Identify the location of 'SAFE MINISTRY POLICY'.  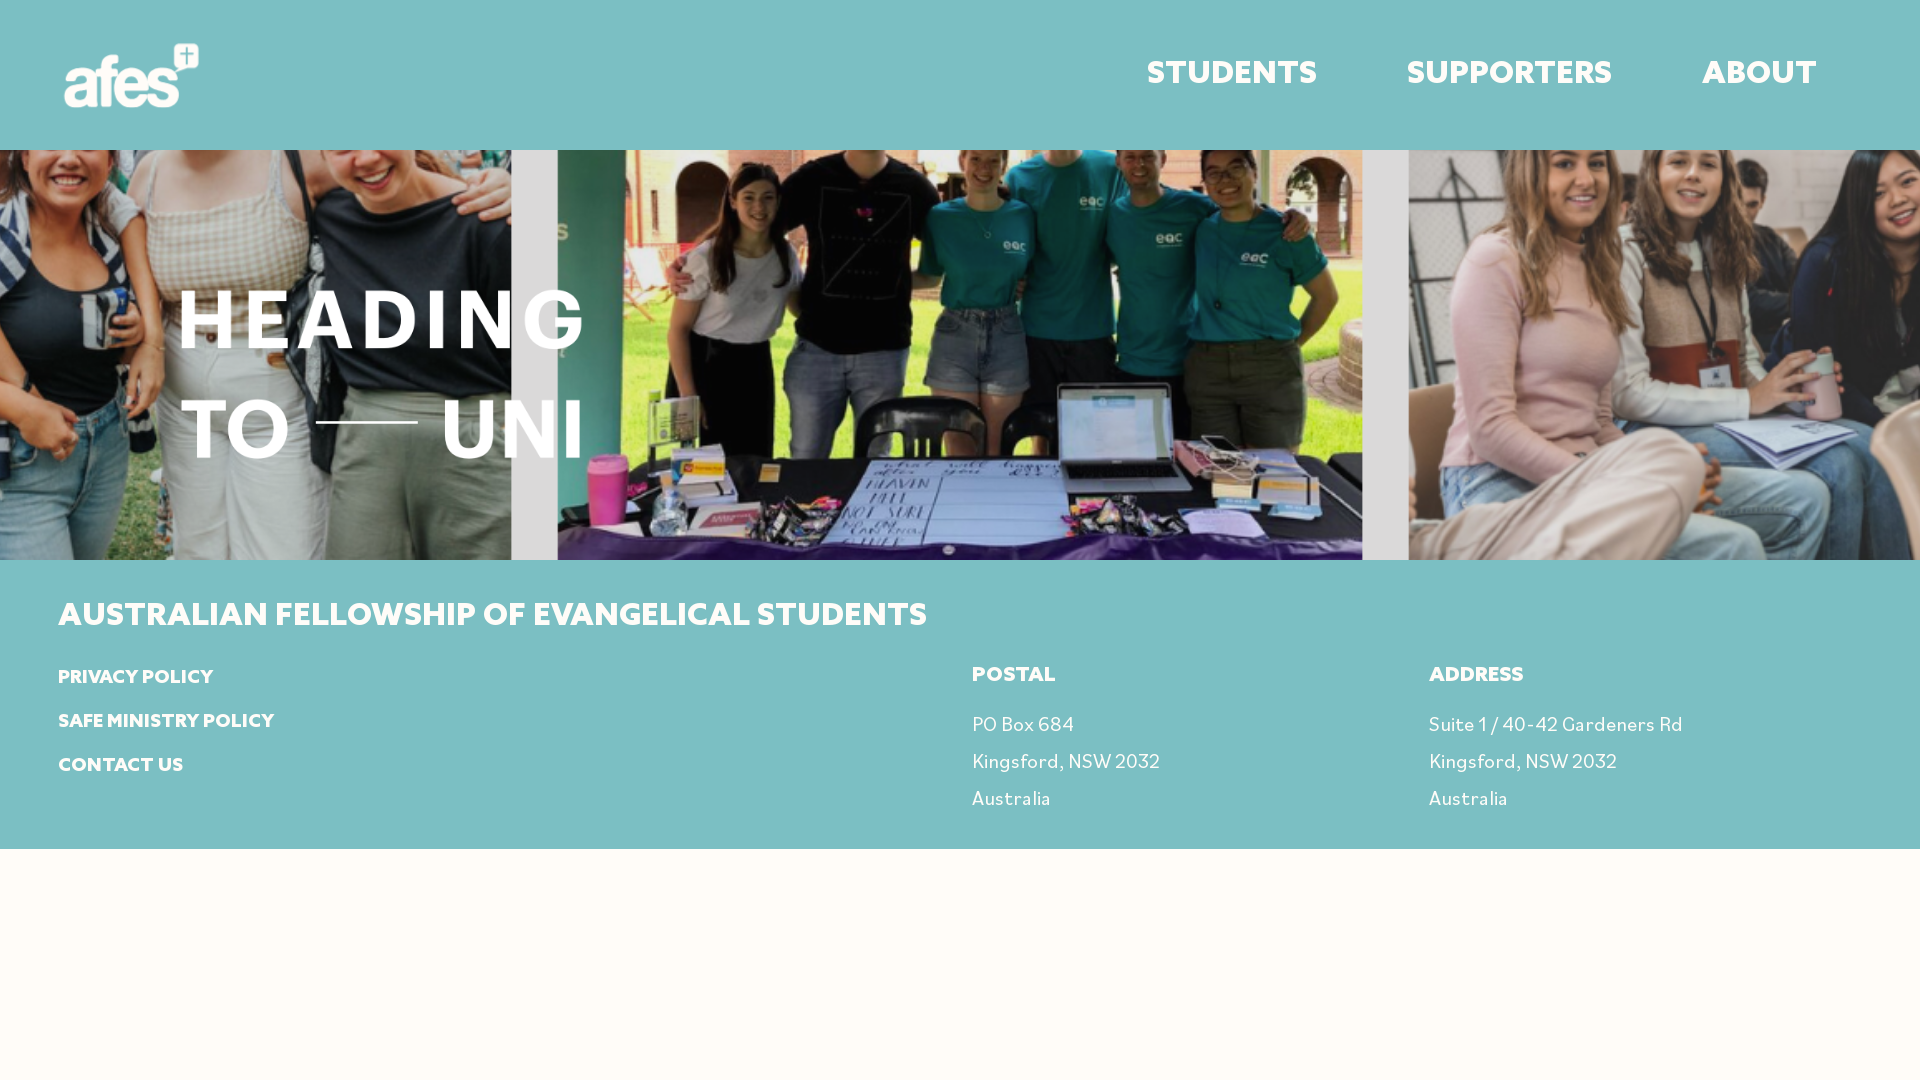
(57, 721).